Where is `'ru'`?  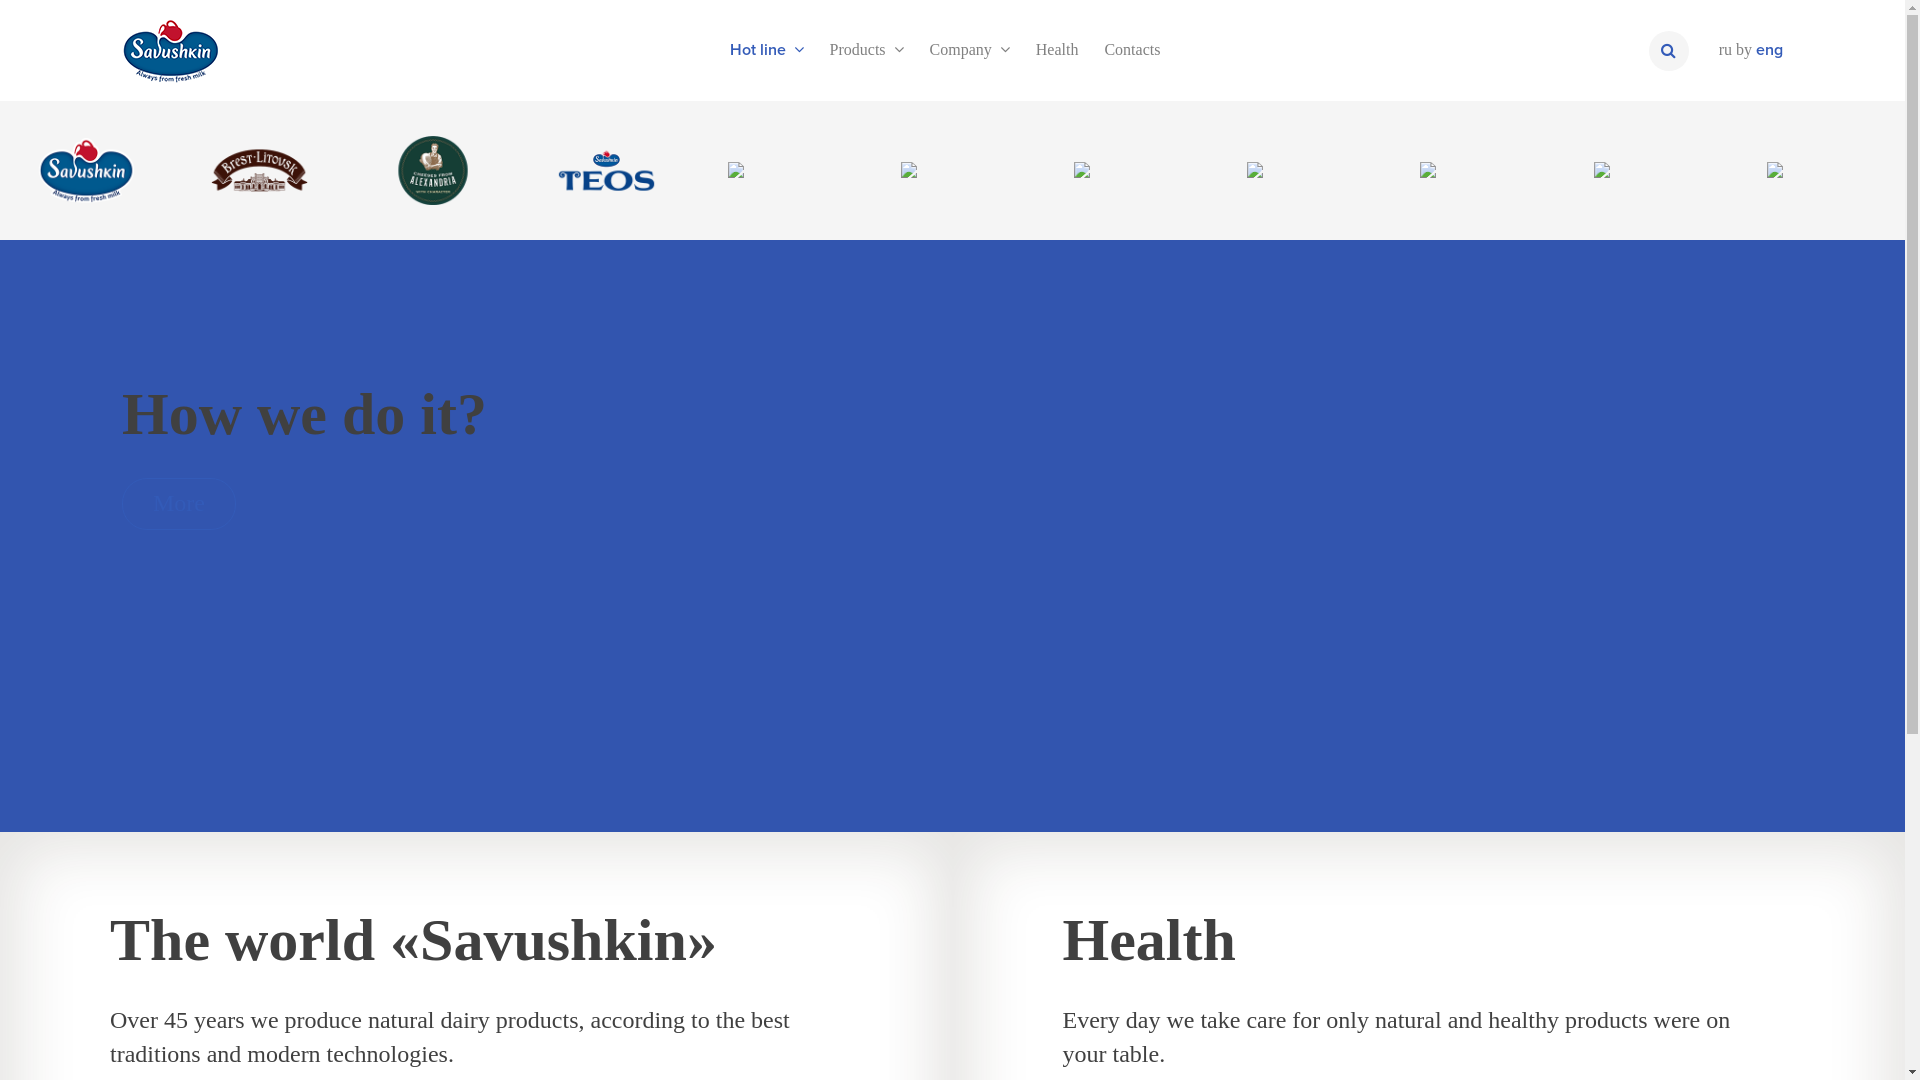 'ru' is located at coordinates (1724, 48).